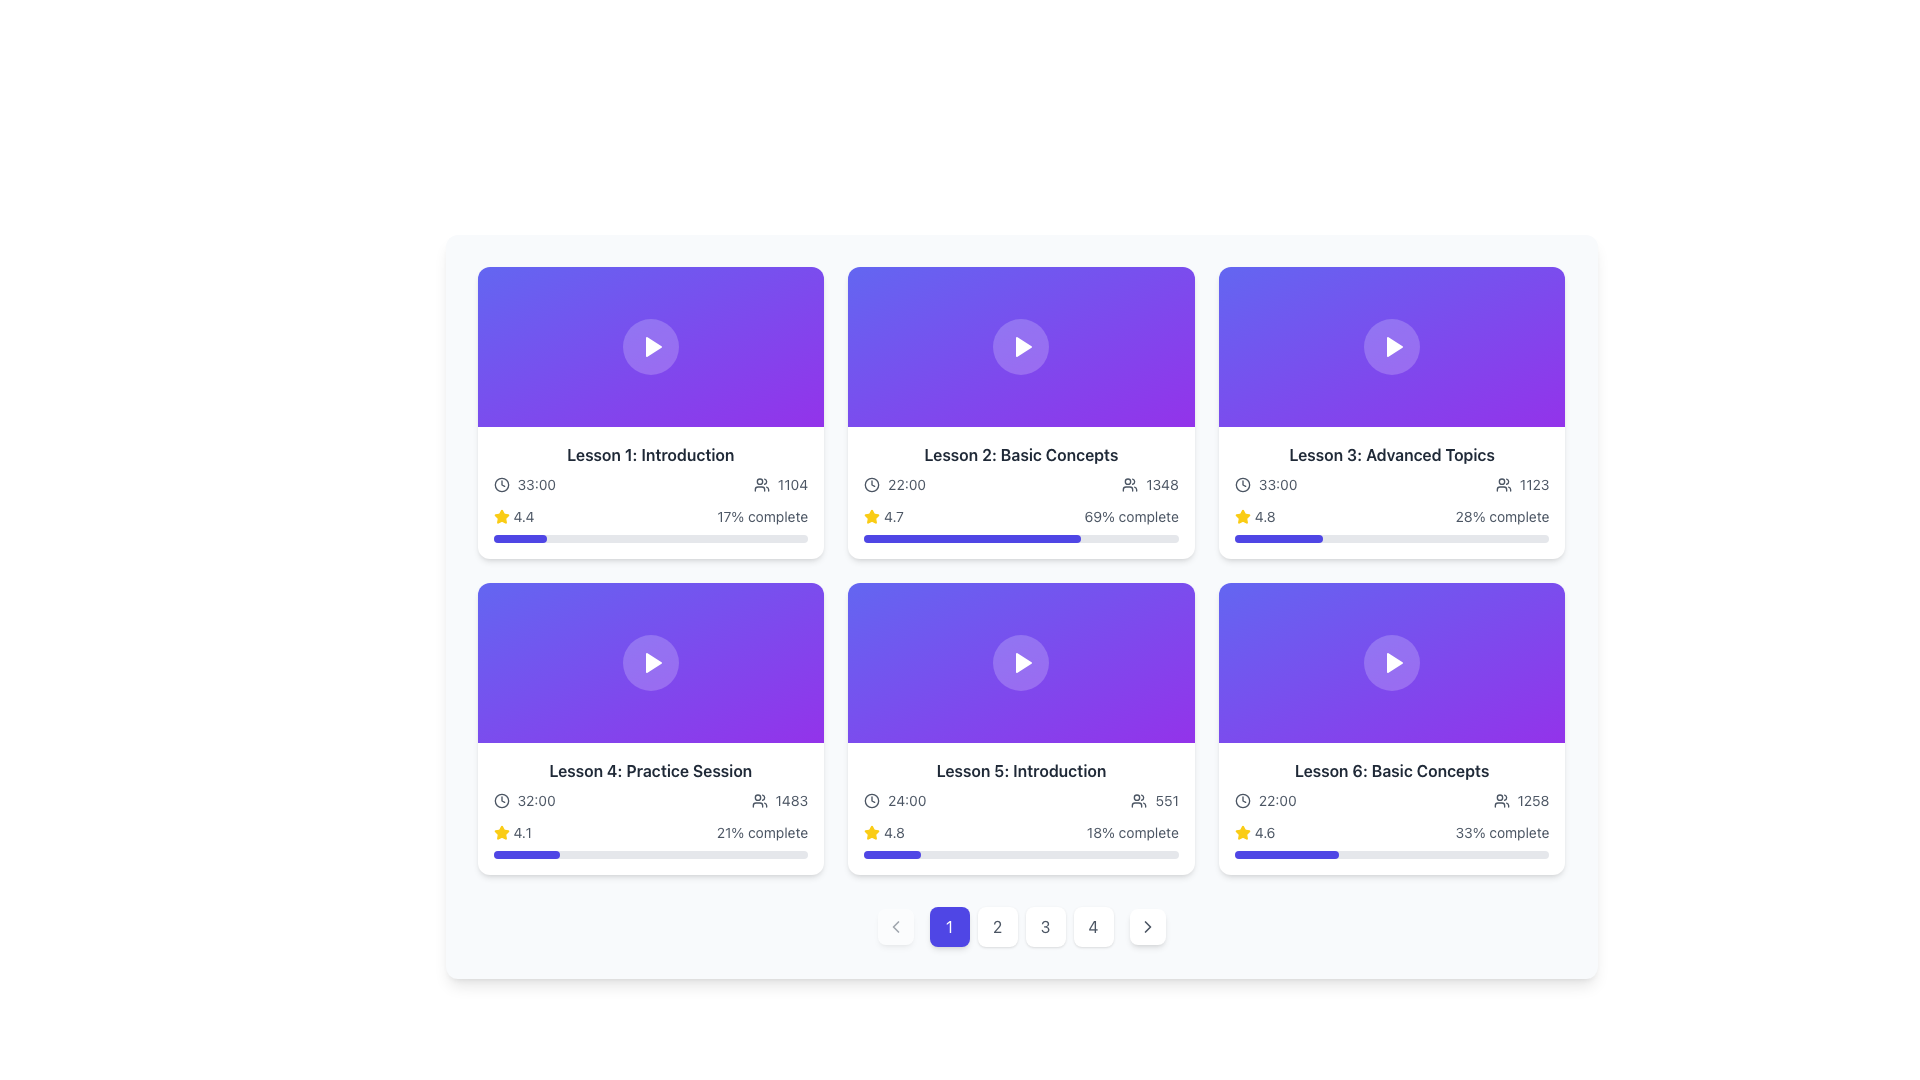 The width and height of the screenshot is (1920, 1080). Describe the element at coordinates (1391, 663) in the screenshot. I see `the play button in the clickable thumbnail with a gradient background and a play icon, located in 'Lesson 6: Basic Concepts'` at that location.